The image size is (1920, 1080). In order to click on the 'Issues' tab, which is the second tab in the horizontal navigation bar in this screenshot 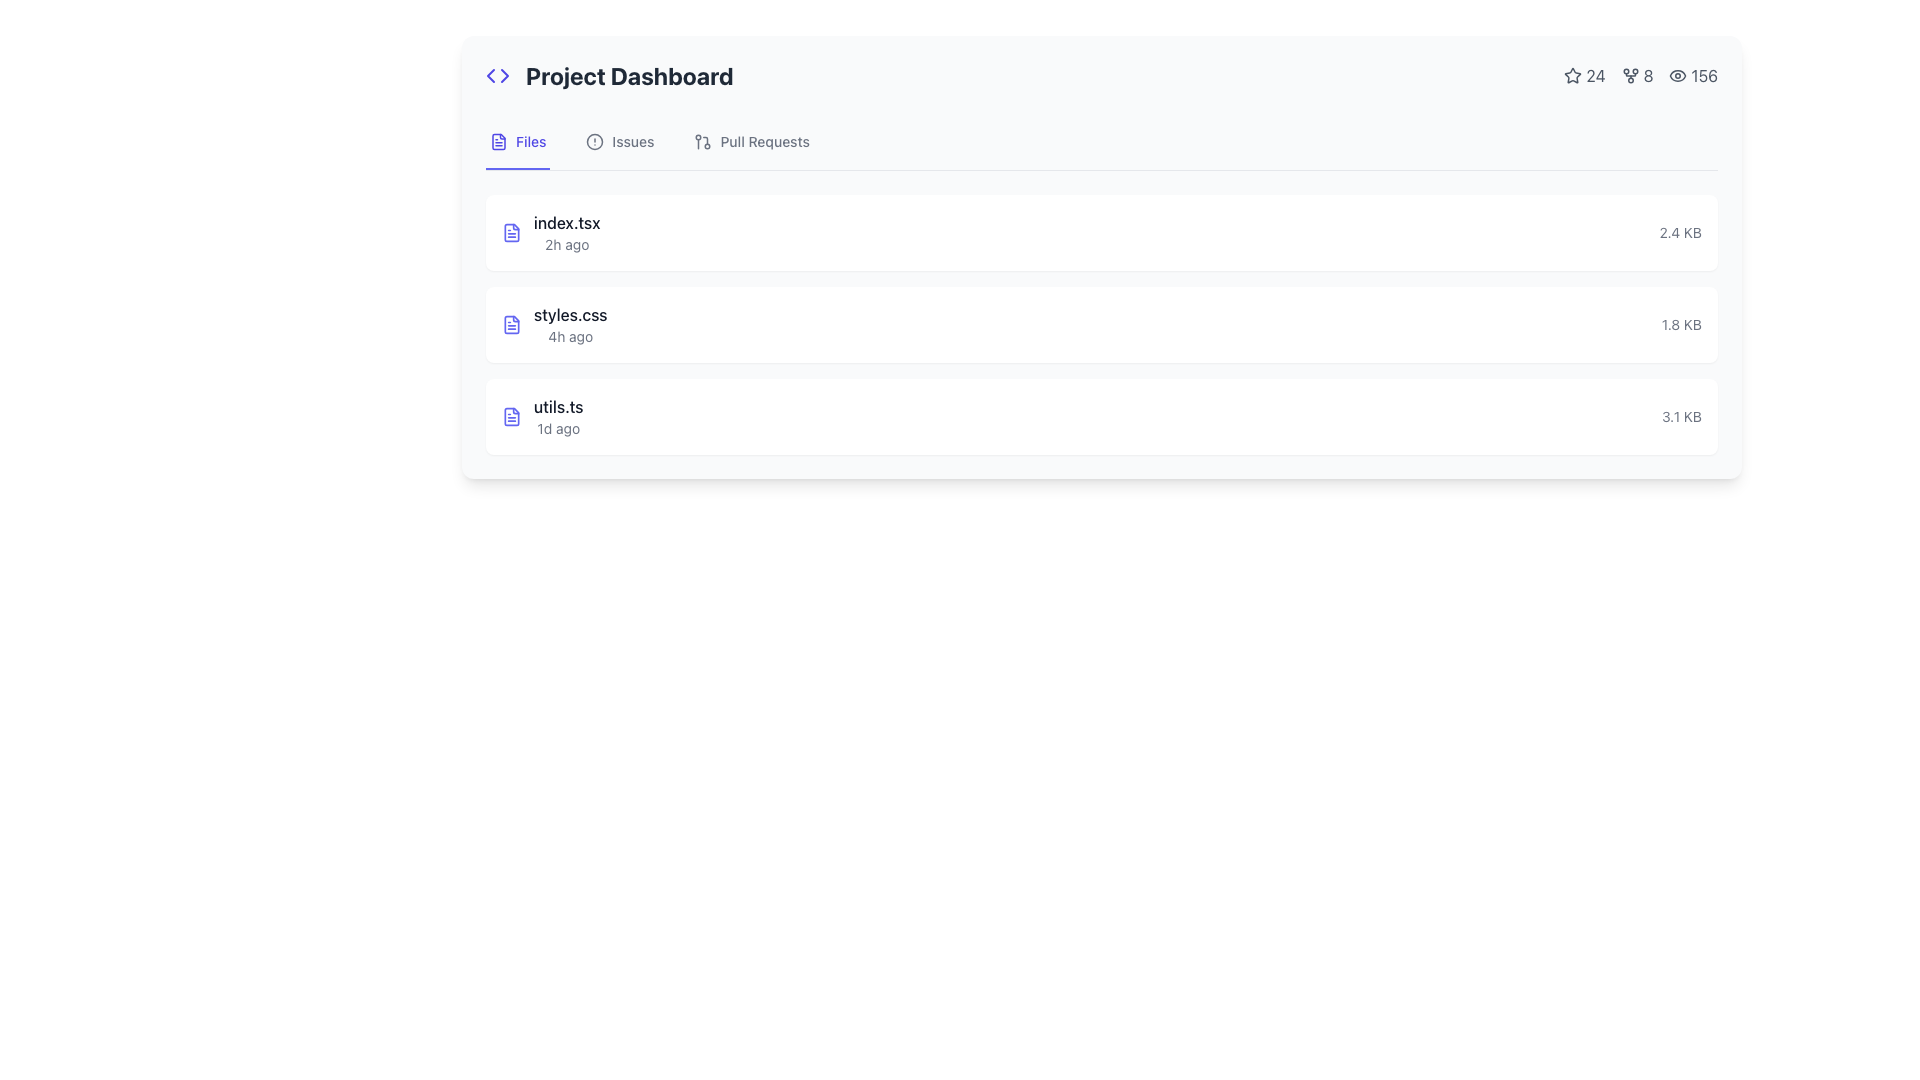, I will do `click(619, 141)`.